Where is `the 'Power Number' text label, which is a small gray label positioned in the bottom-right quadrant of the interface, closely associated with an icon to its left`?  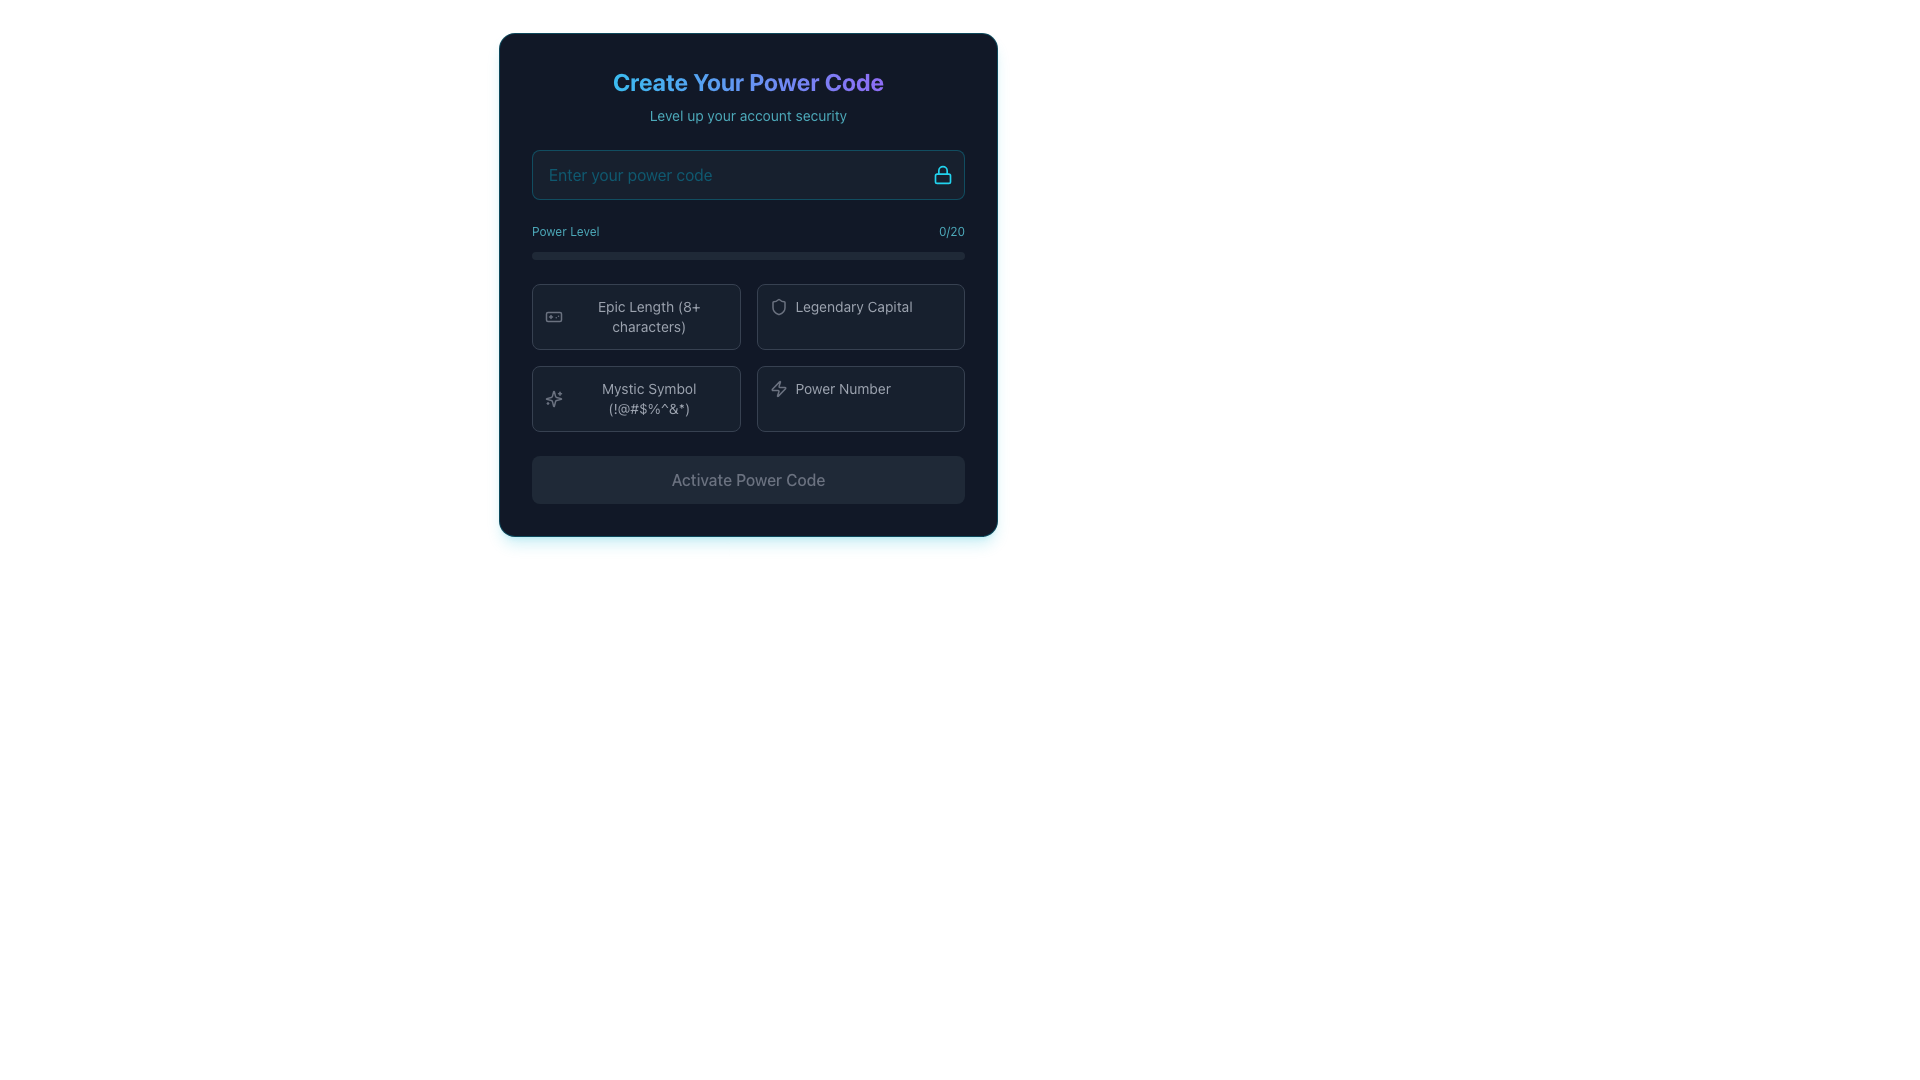 the 'Power Number' text label, which is a small gray label positioned in the bottom-right quadrant of the interface, closely associated with an icon to its left is located at coordinates (843, 389).